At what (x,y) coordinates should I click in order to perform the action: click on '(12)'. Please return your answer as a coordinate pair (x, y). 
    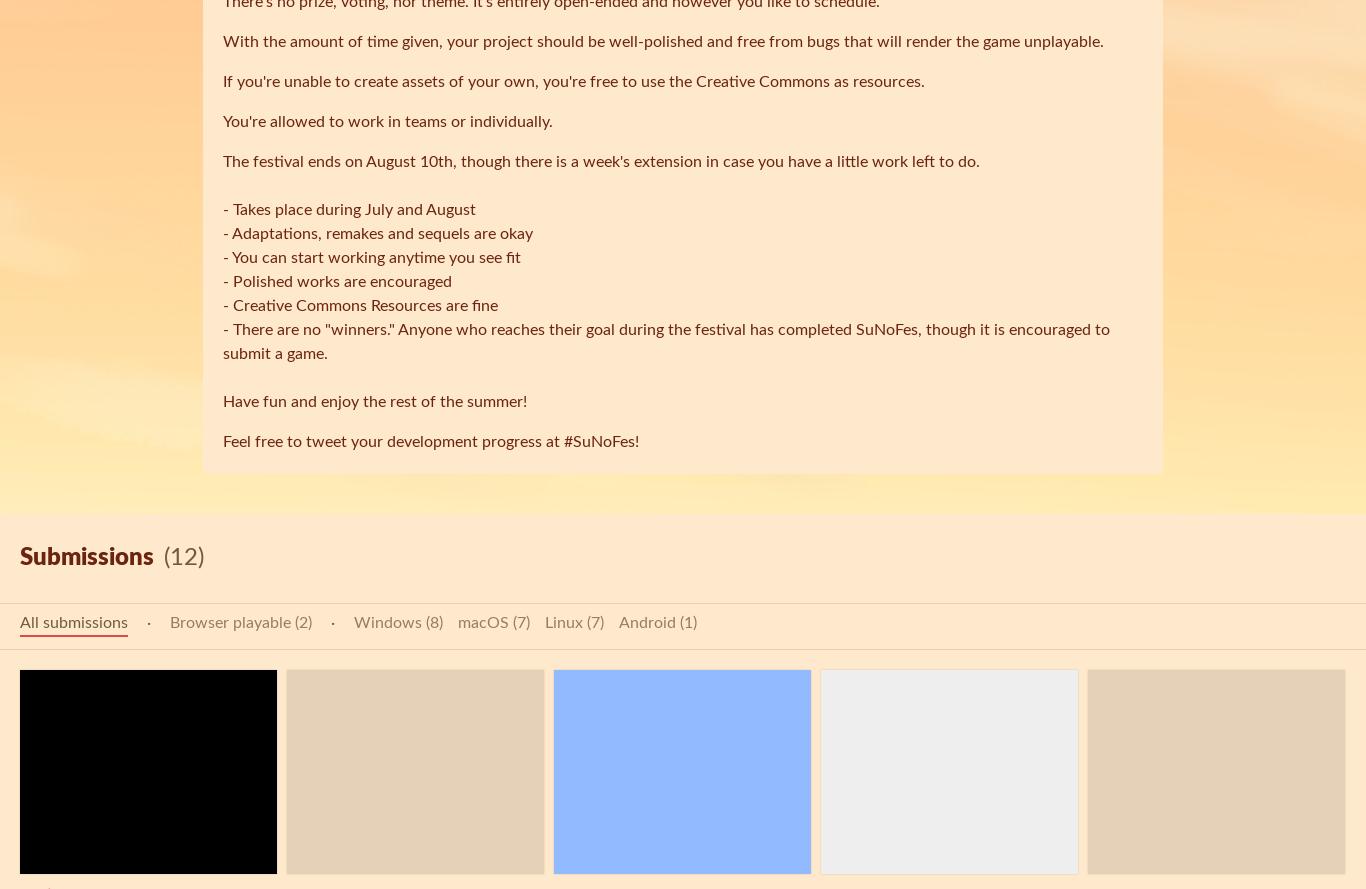
    Looking at the image, I should click on (163, 558).